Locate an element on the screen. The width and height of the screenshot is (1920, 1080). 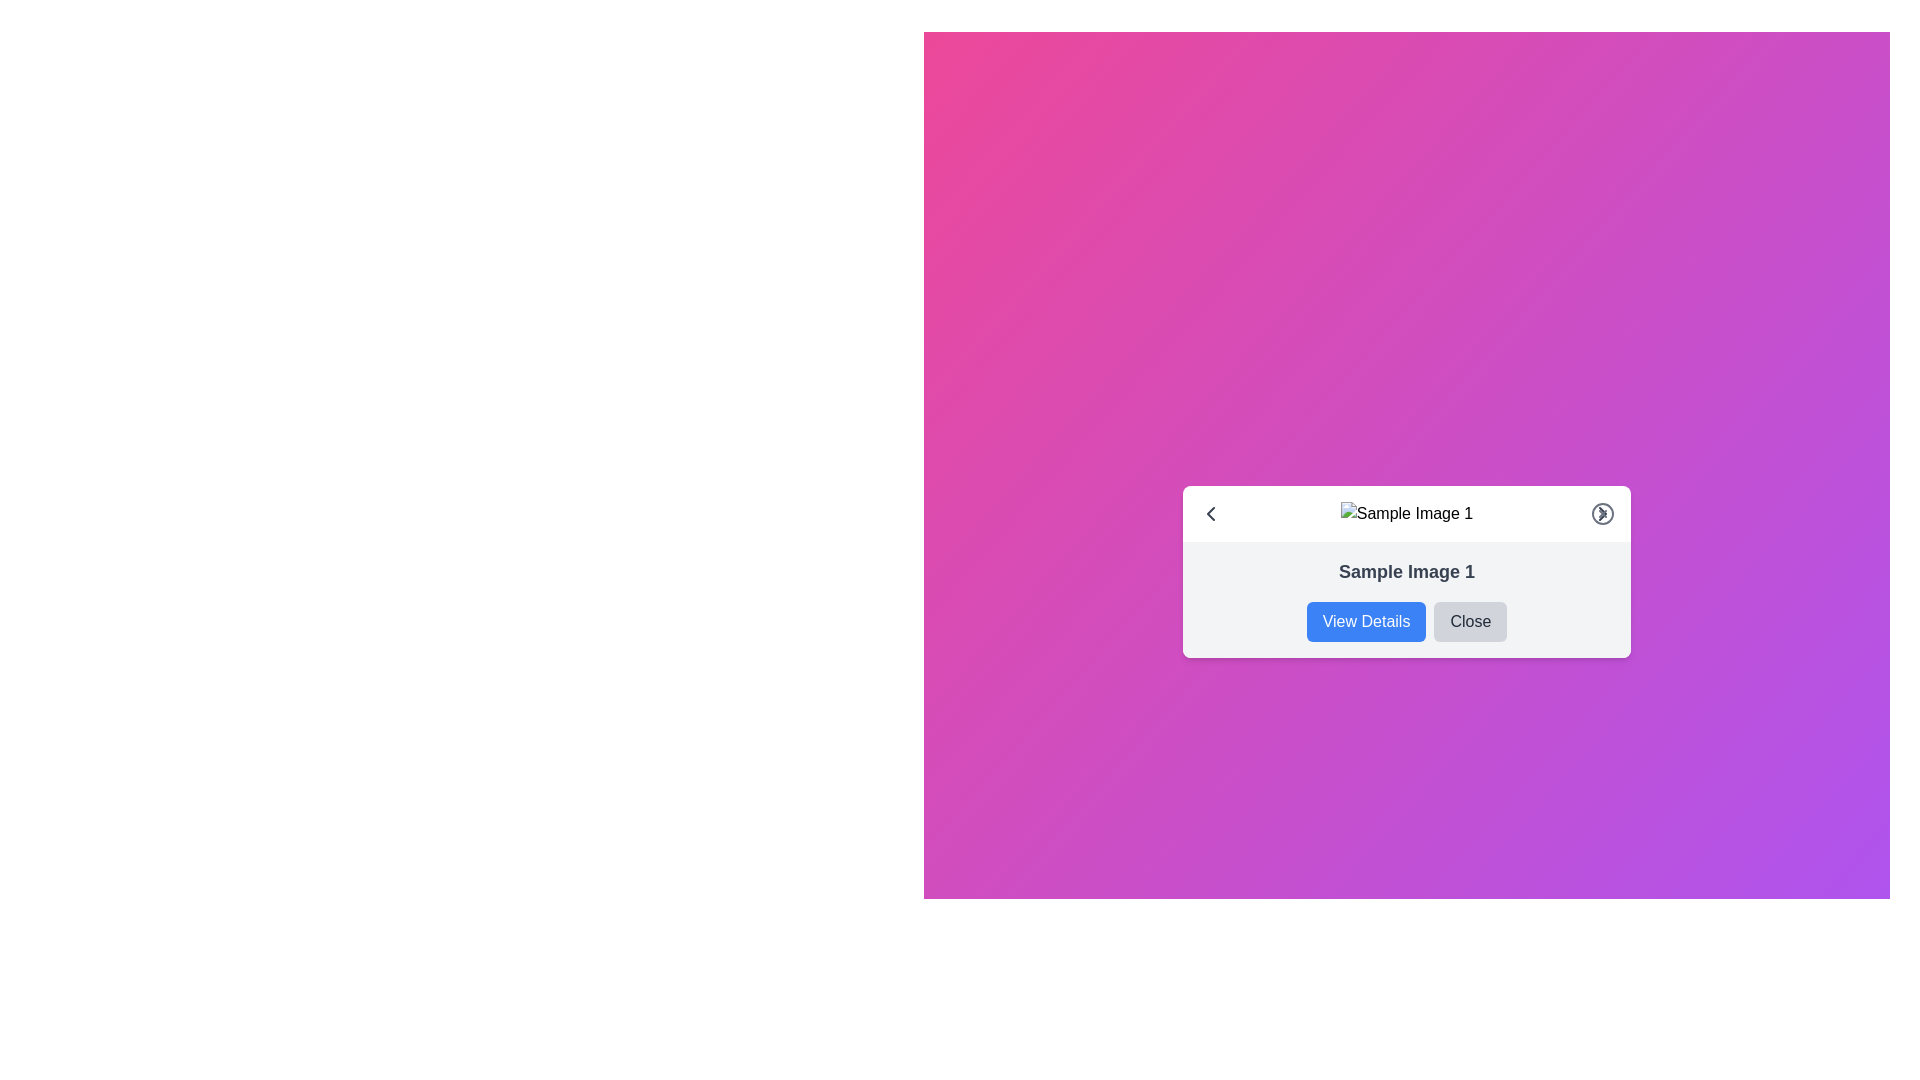
the first call-to-action button located at the bottom-center of the modal dialog to activate visual focus indicators is located at coordinates (1365, 620).